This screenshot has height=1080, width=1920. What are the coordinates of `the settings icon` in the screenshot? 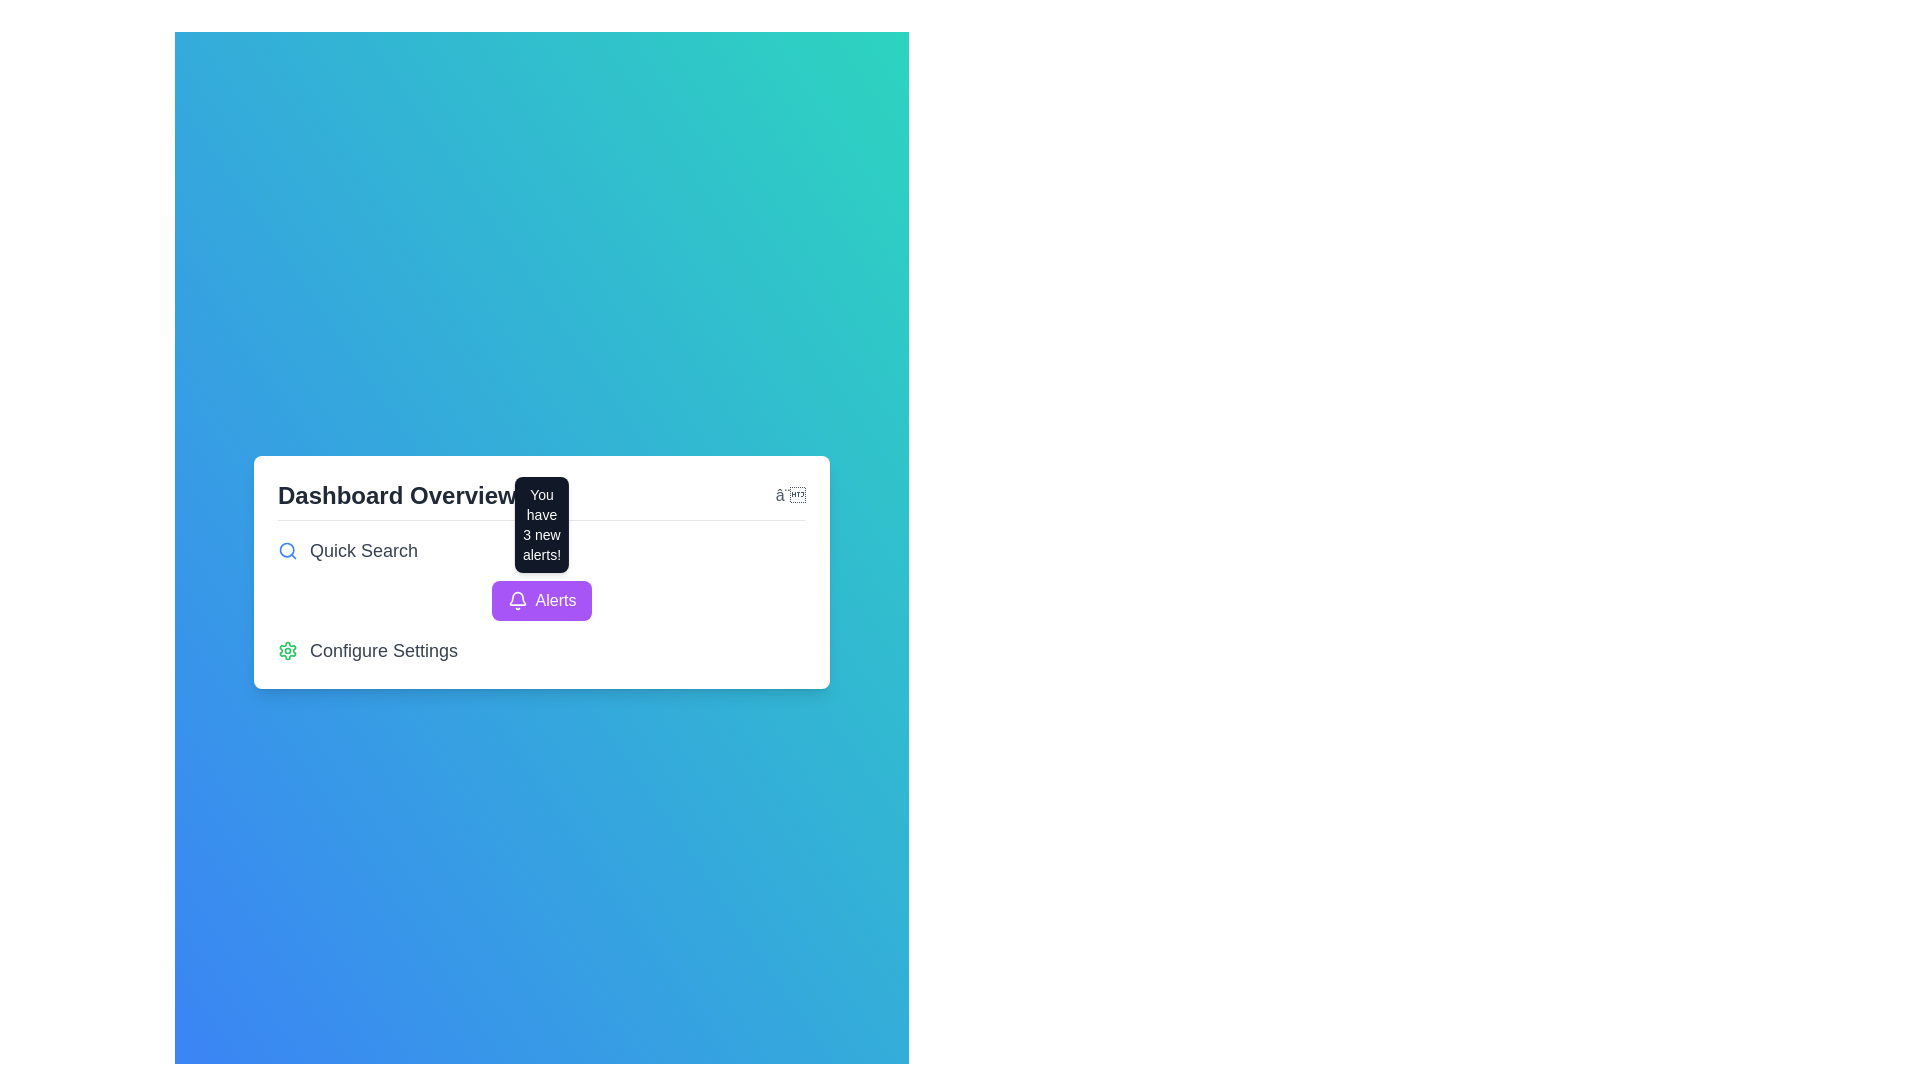 It's located at (287, 650).